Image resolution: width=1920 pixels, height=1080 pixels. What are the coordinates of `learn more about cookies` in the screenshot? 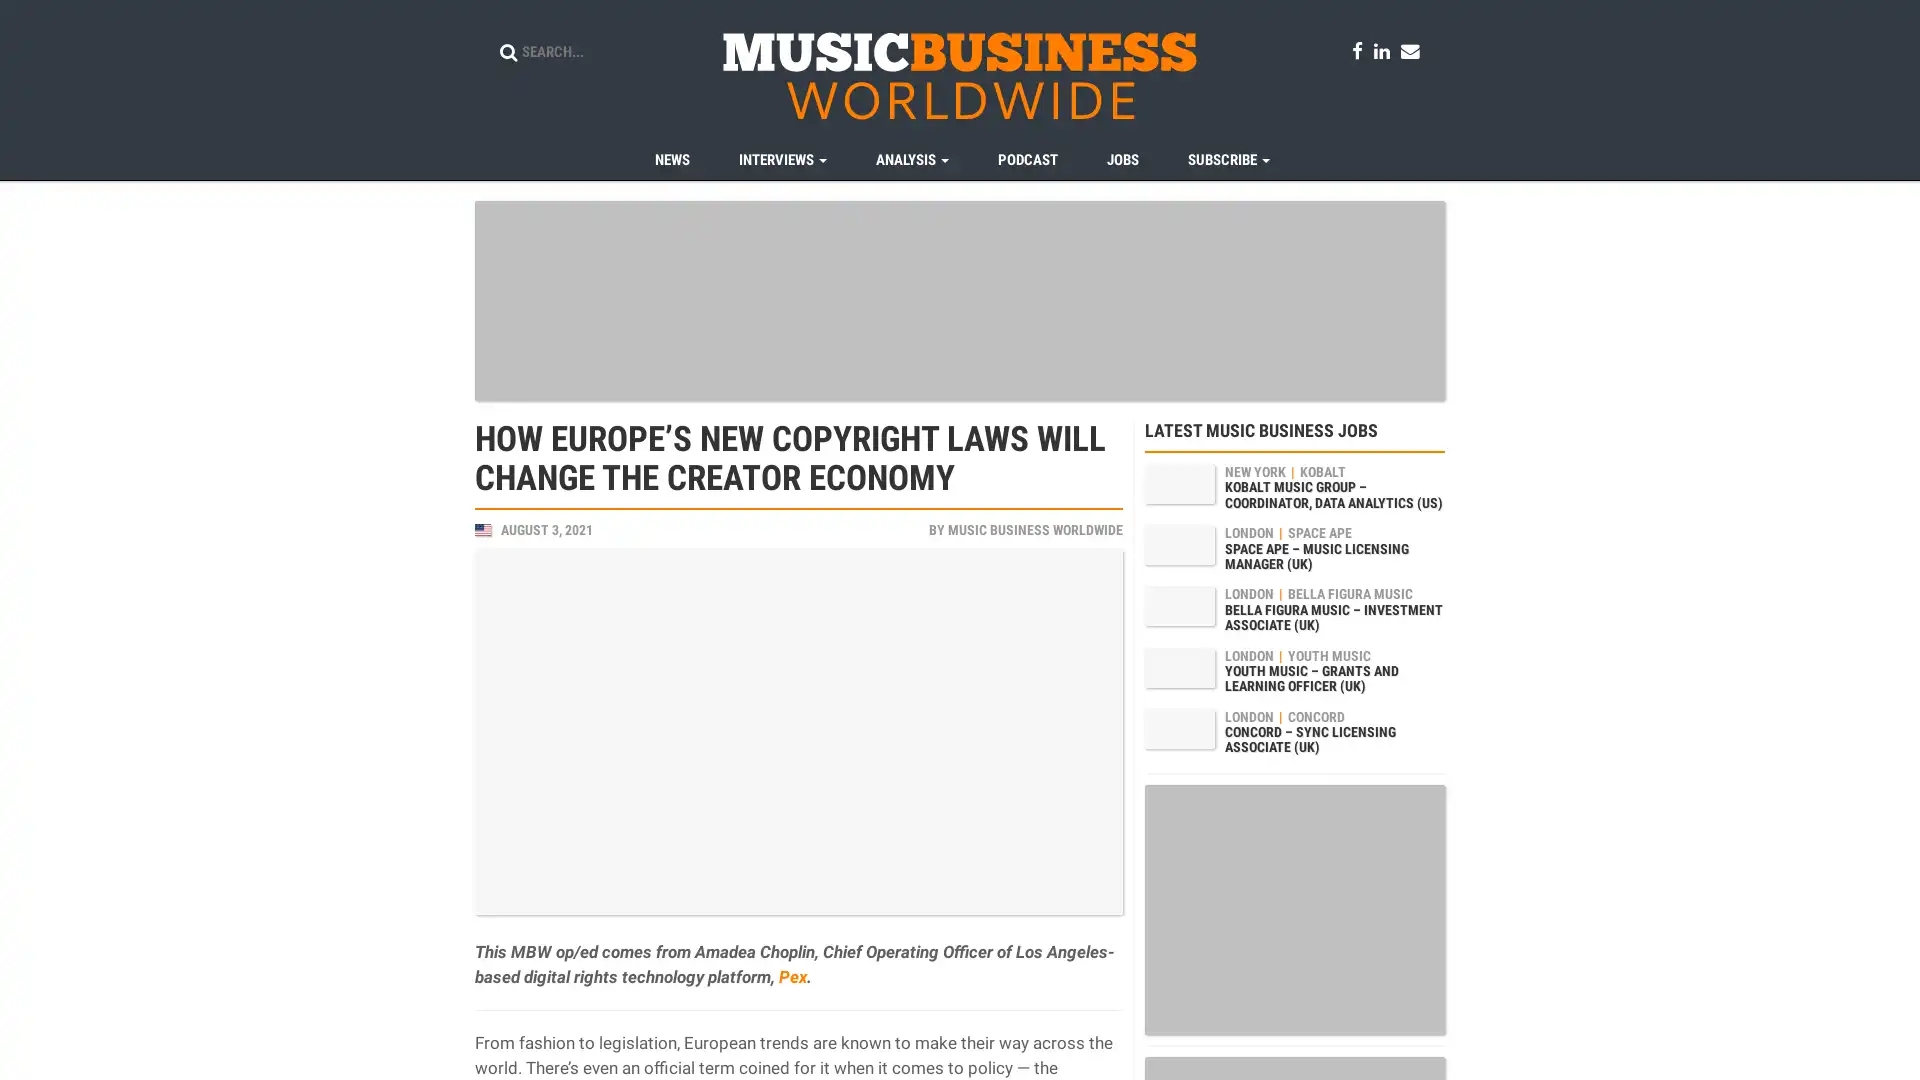 It's located at (640, 1045).